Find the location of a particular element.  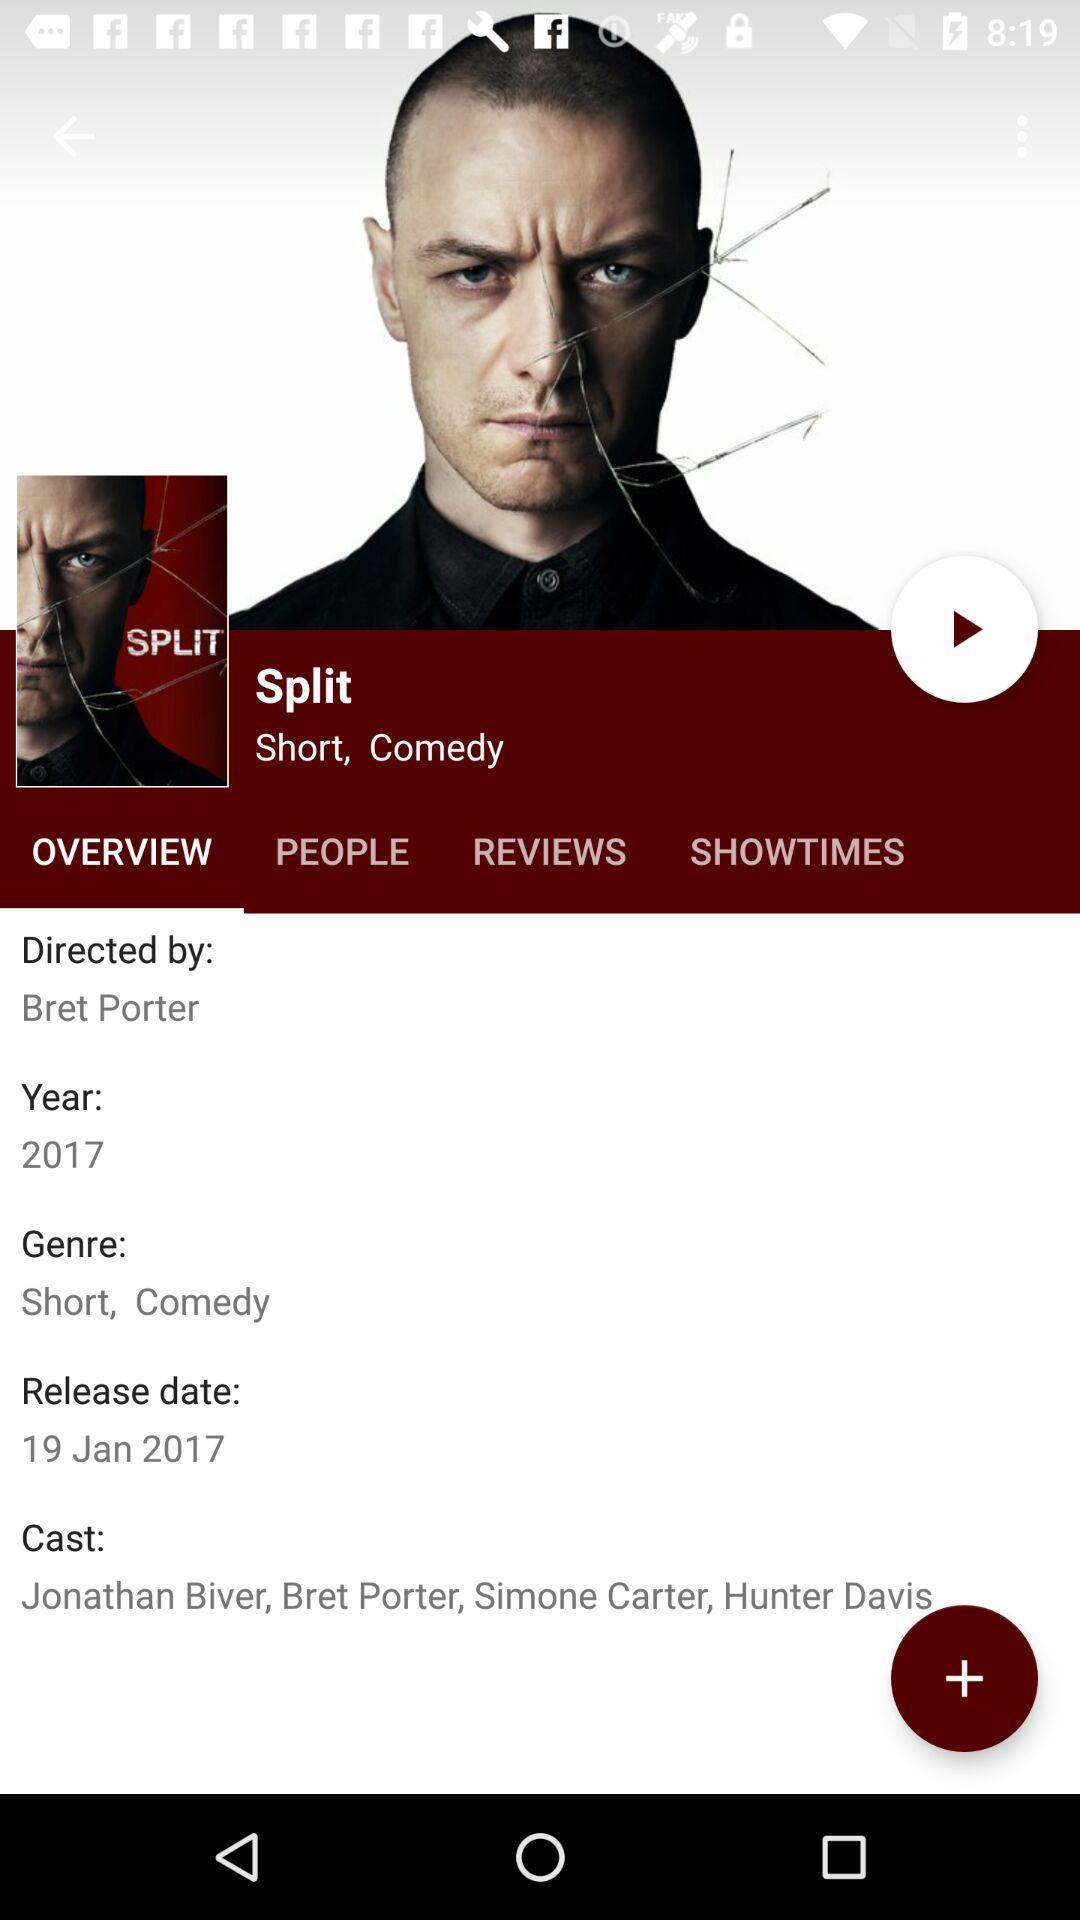

image is located at coordinates (540, 314).